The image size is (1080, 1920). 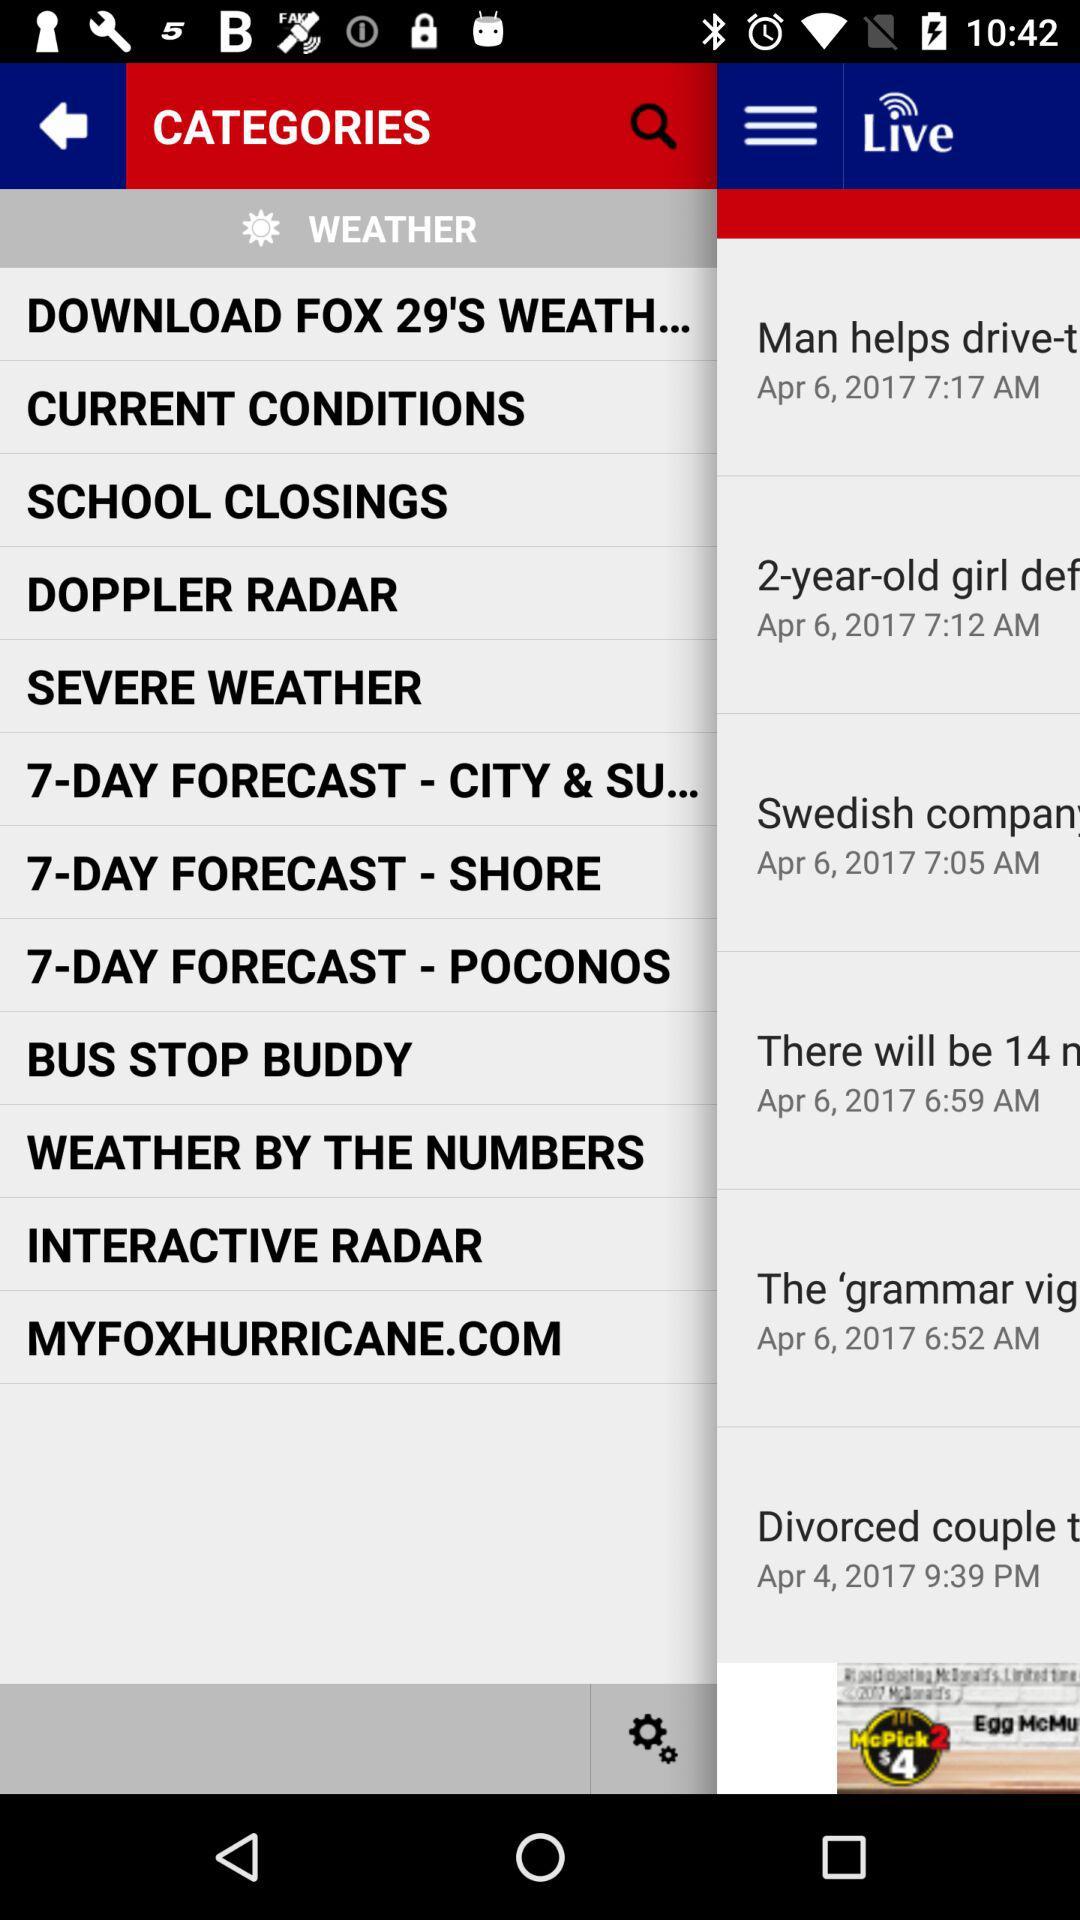 I want to click on open settings, so click(x=654, y=1737).